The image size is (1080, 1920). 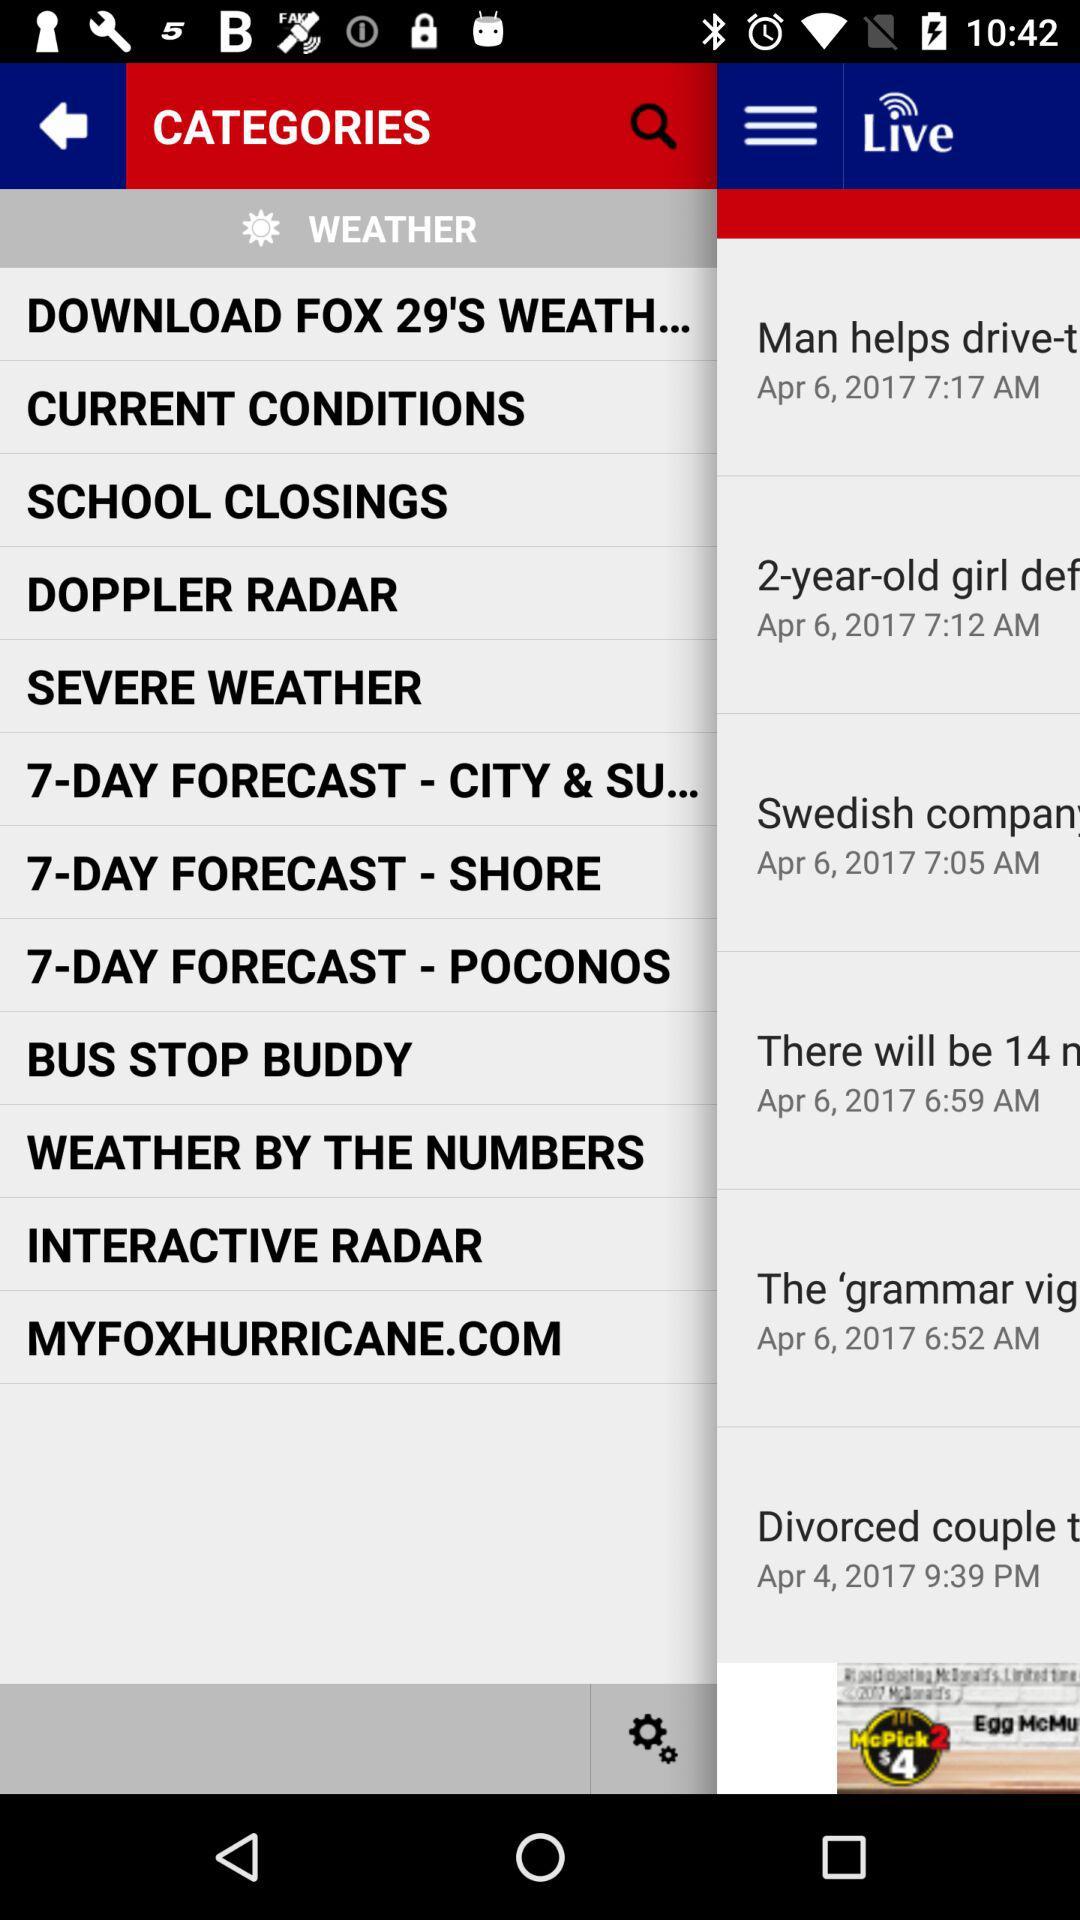 I want to click on open settings, so click(x=654, y=1737).